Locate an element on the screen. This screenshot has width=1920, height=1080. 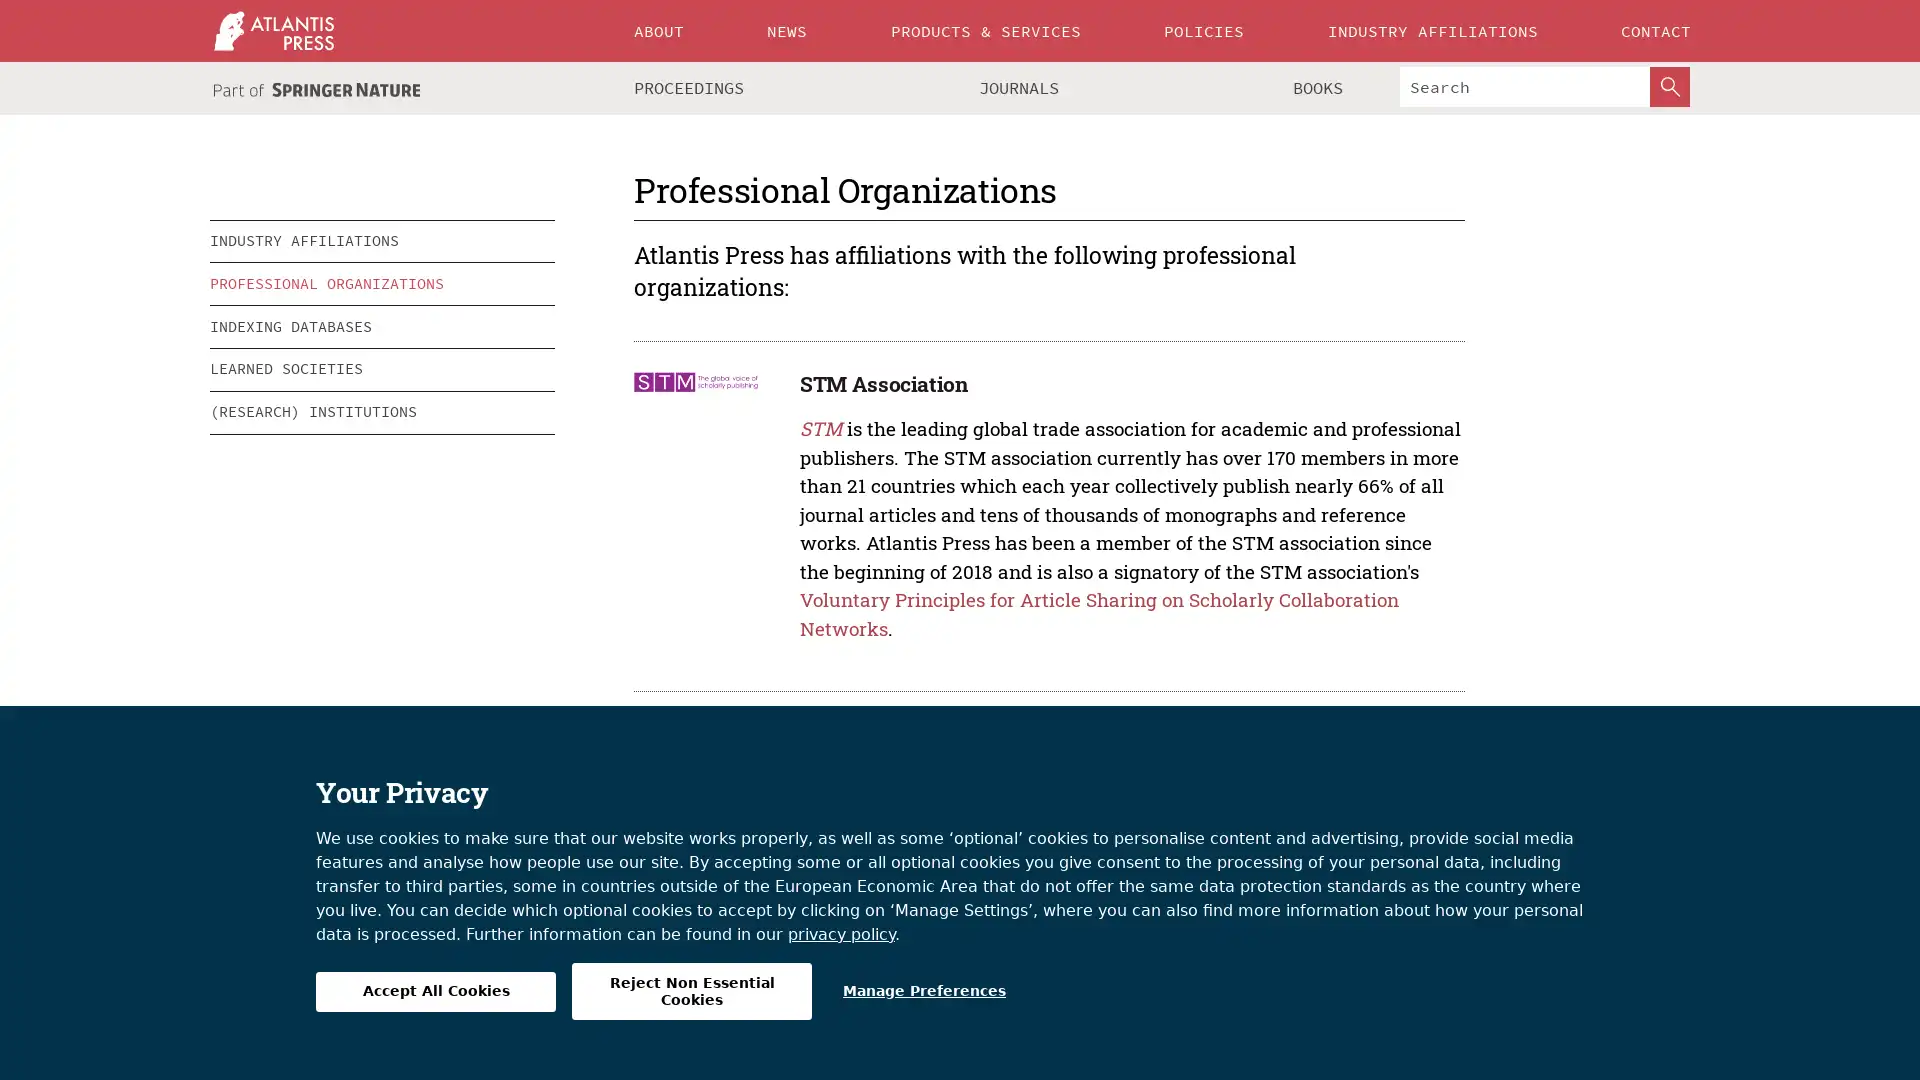
SearchButton is located at coordinates (1670, 86).